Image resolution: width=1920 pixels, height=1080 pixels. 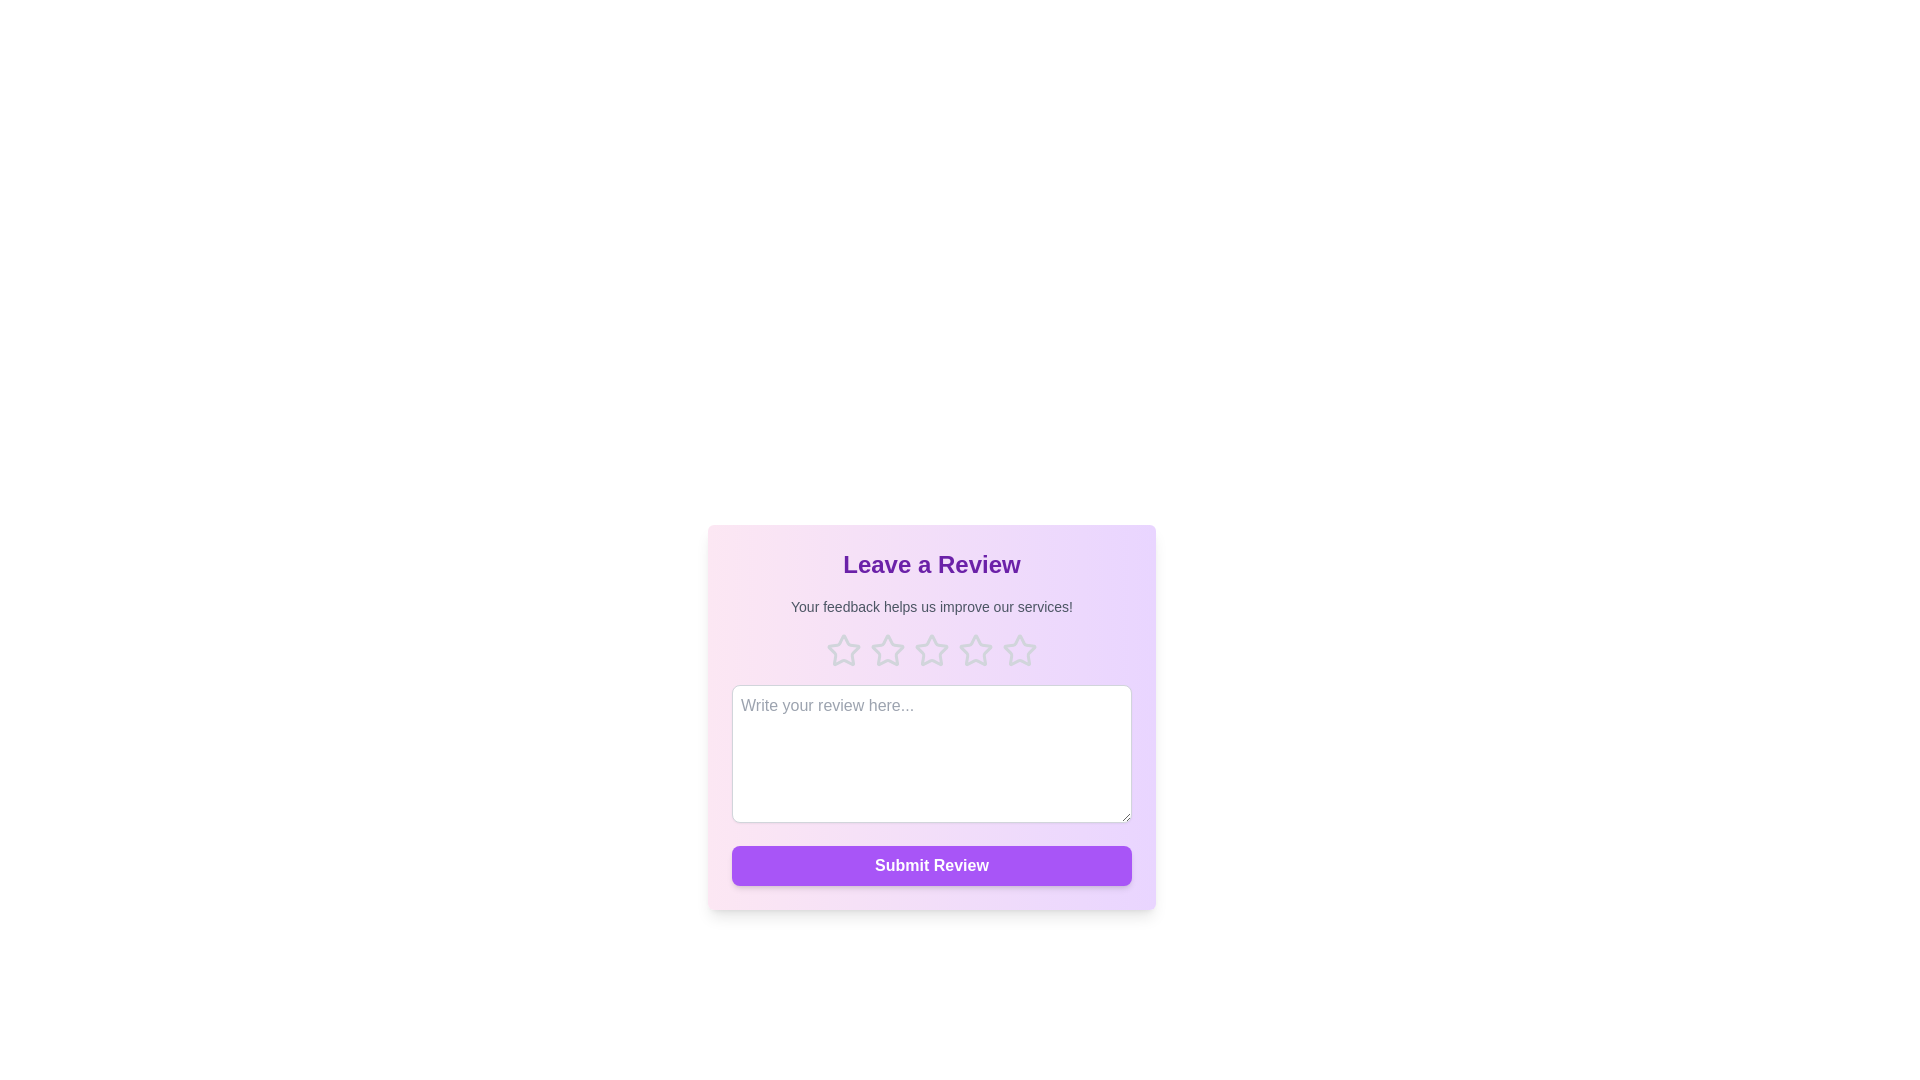 What do you see at coordinates (887, 651) in the screenshot?
I see `the 2 star to highlight it` at bounding box center [887, 651].